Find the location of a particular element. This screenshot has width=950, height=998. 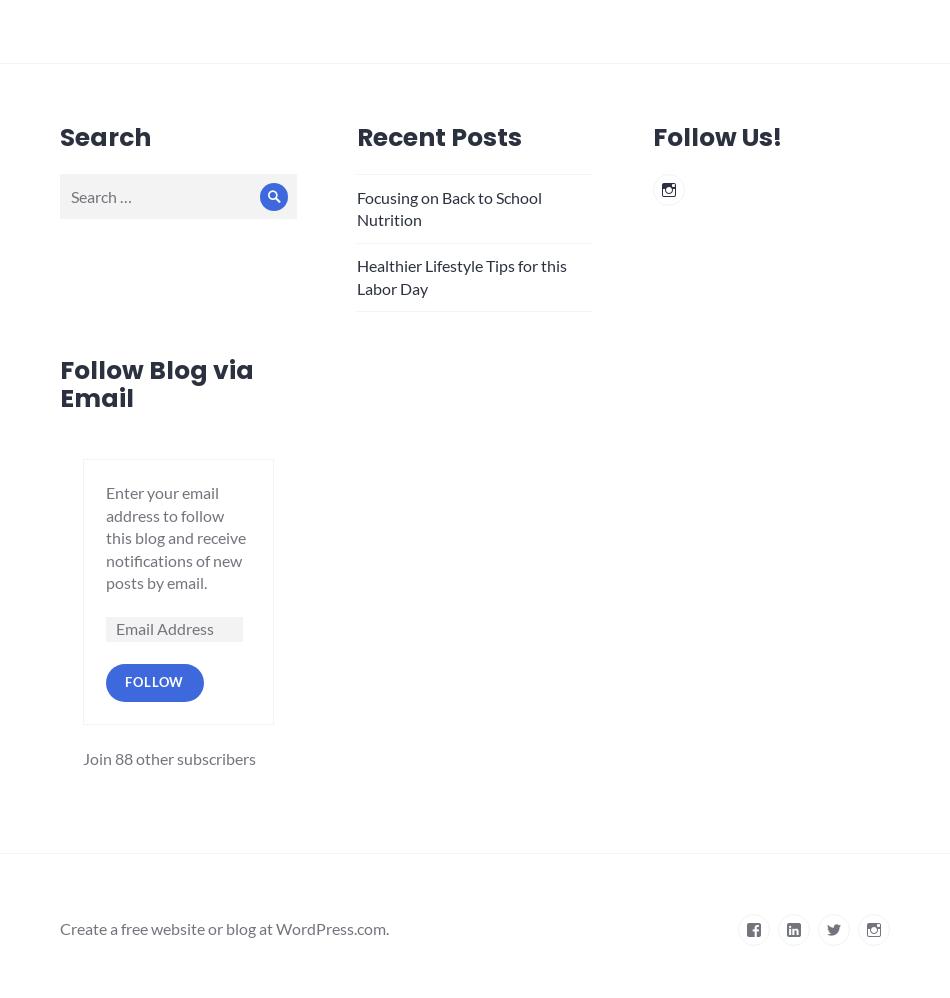

'Focusing on Back to School Nutrition' is located at coordinates (447, 207).